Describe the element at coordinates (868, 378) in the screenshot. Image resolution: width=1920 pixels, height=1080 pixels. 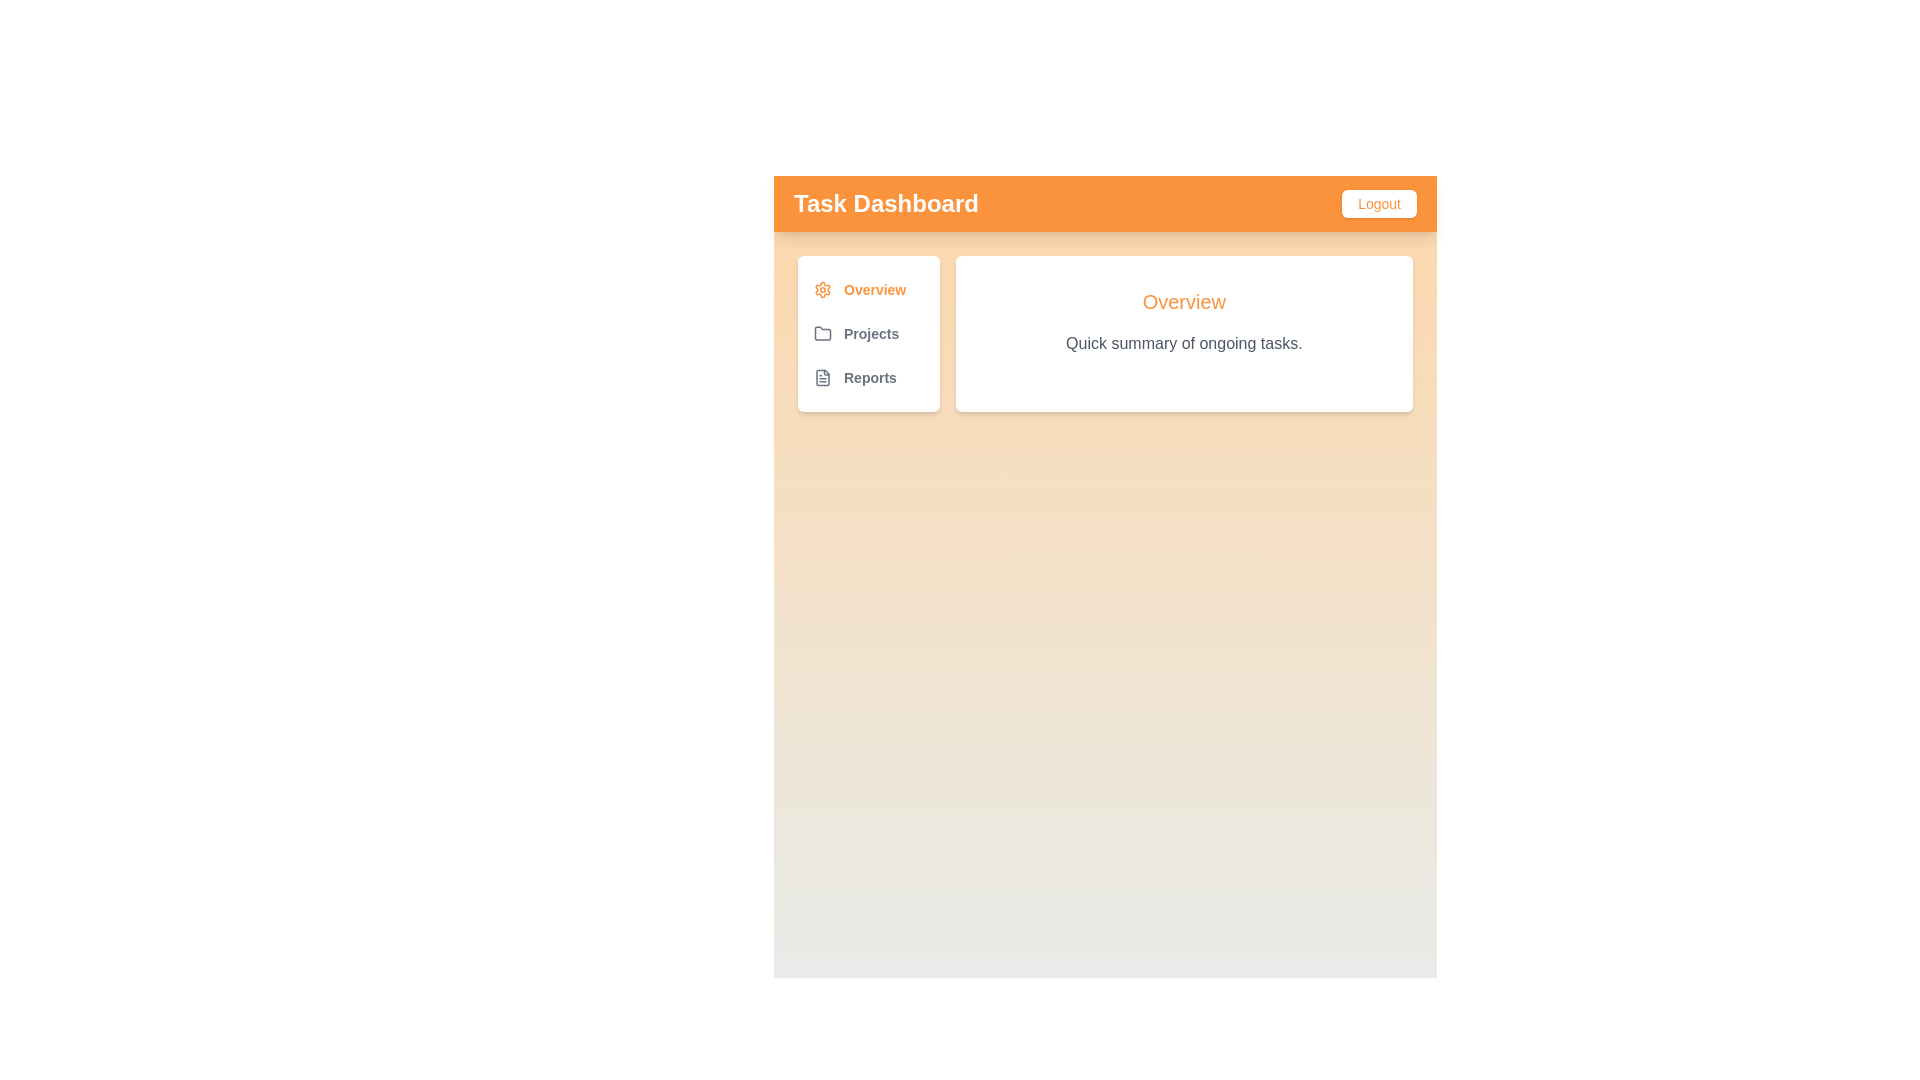
I see `the 'Reports' navigation label with an accompanying document icon located in the left vertical navigation bar, which is the third item in the menu following 'Overview' and 'Projects'` at that location.